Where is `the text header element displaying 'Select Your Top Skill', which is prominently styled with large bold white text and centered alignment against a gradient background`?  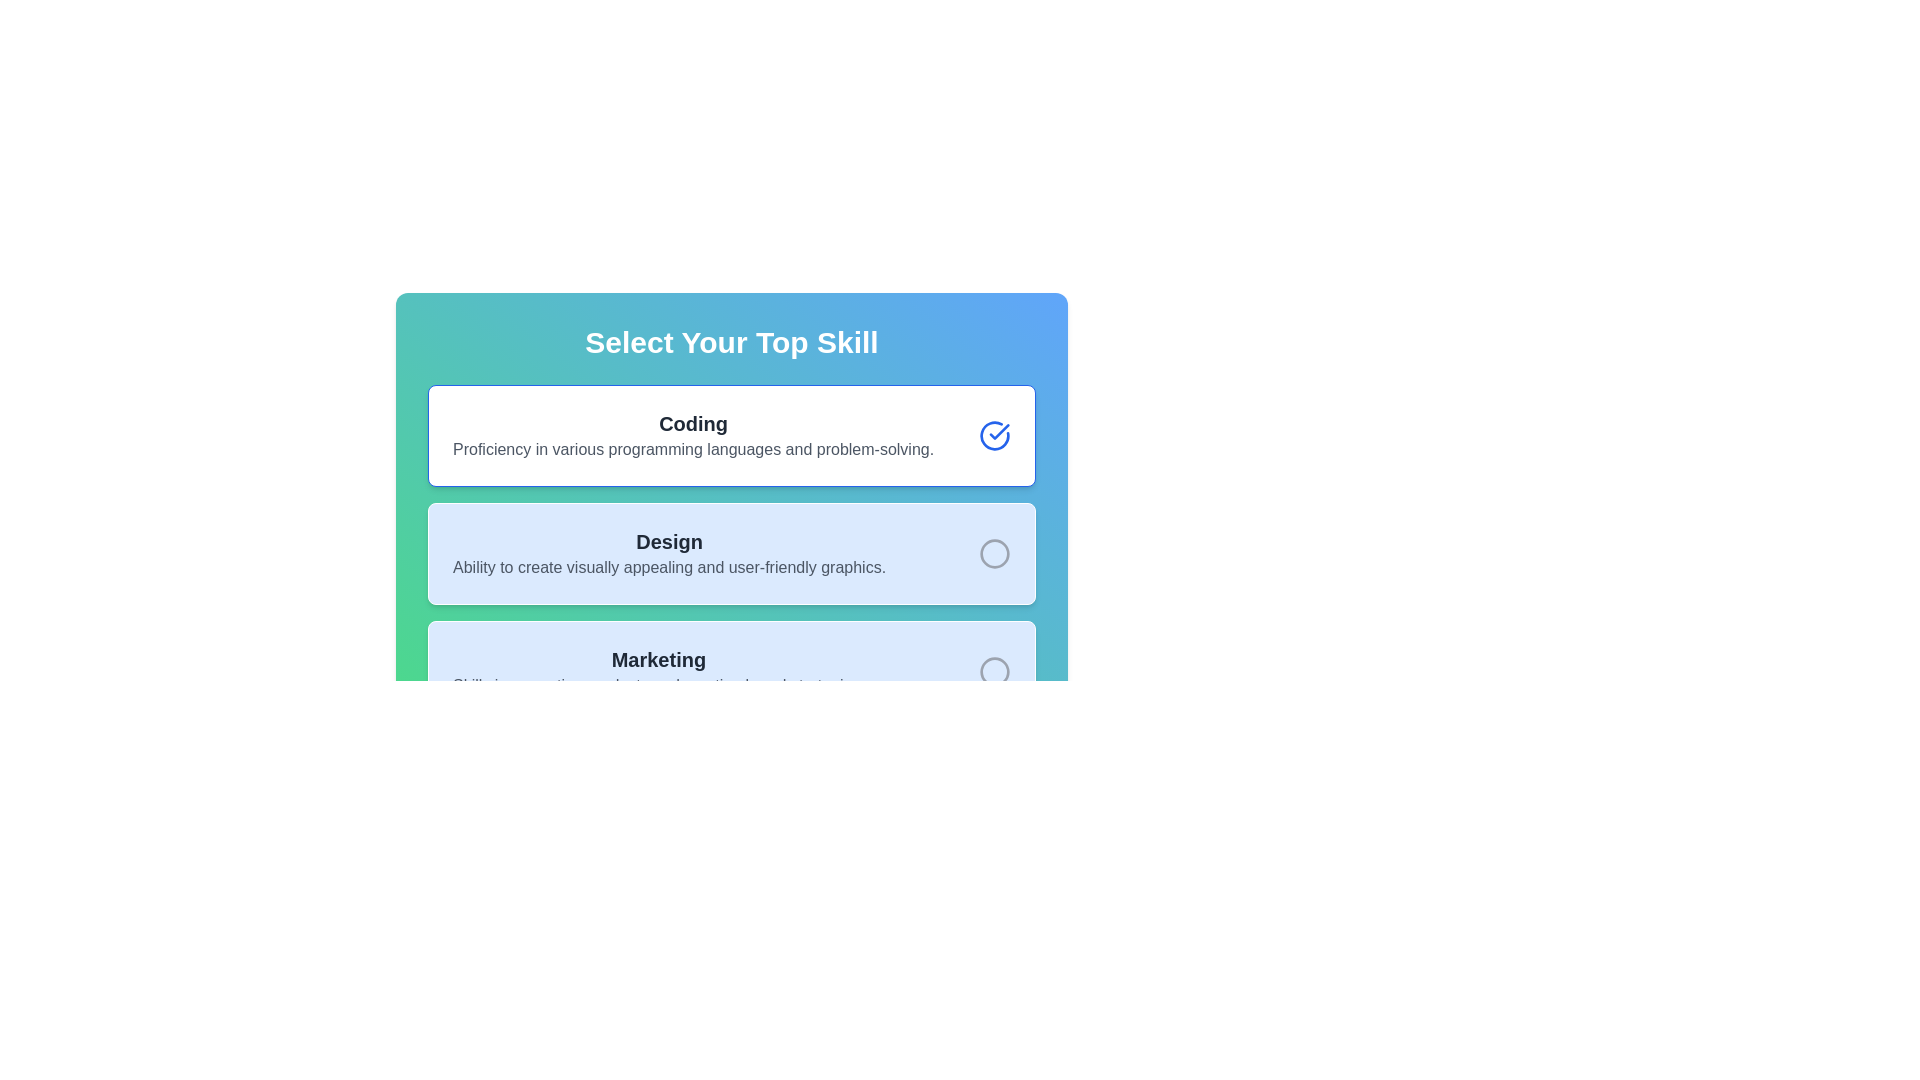
the text header element displaying 'Select Your Top Skill', which is prominently styled with large bold white text and centered alignment against a gradient background is located at coordinates (730, 342).